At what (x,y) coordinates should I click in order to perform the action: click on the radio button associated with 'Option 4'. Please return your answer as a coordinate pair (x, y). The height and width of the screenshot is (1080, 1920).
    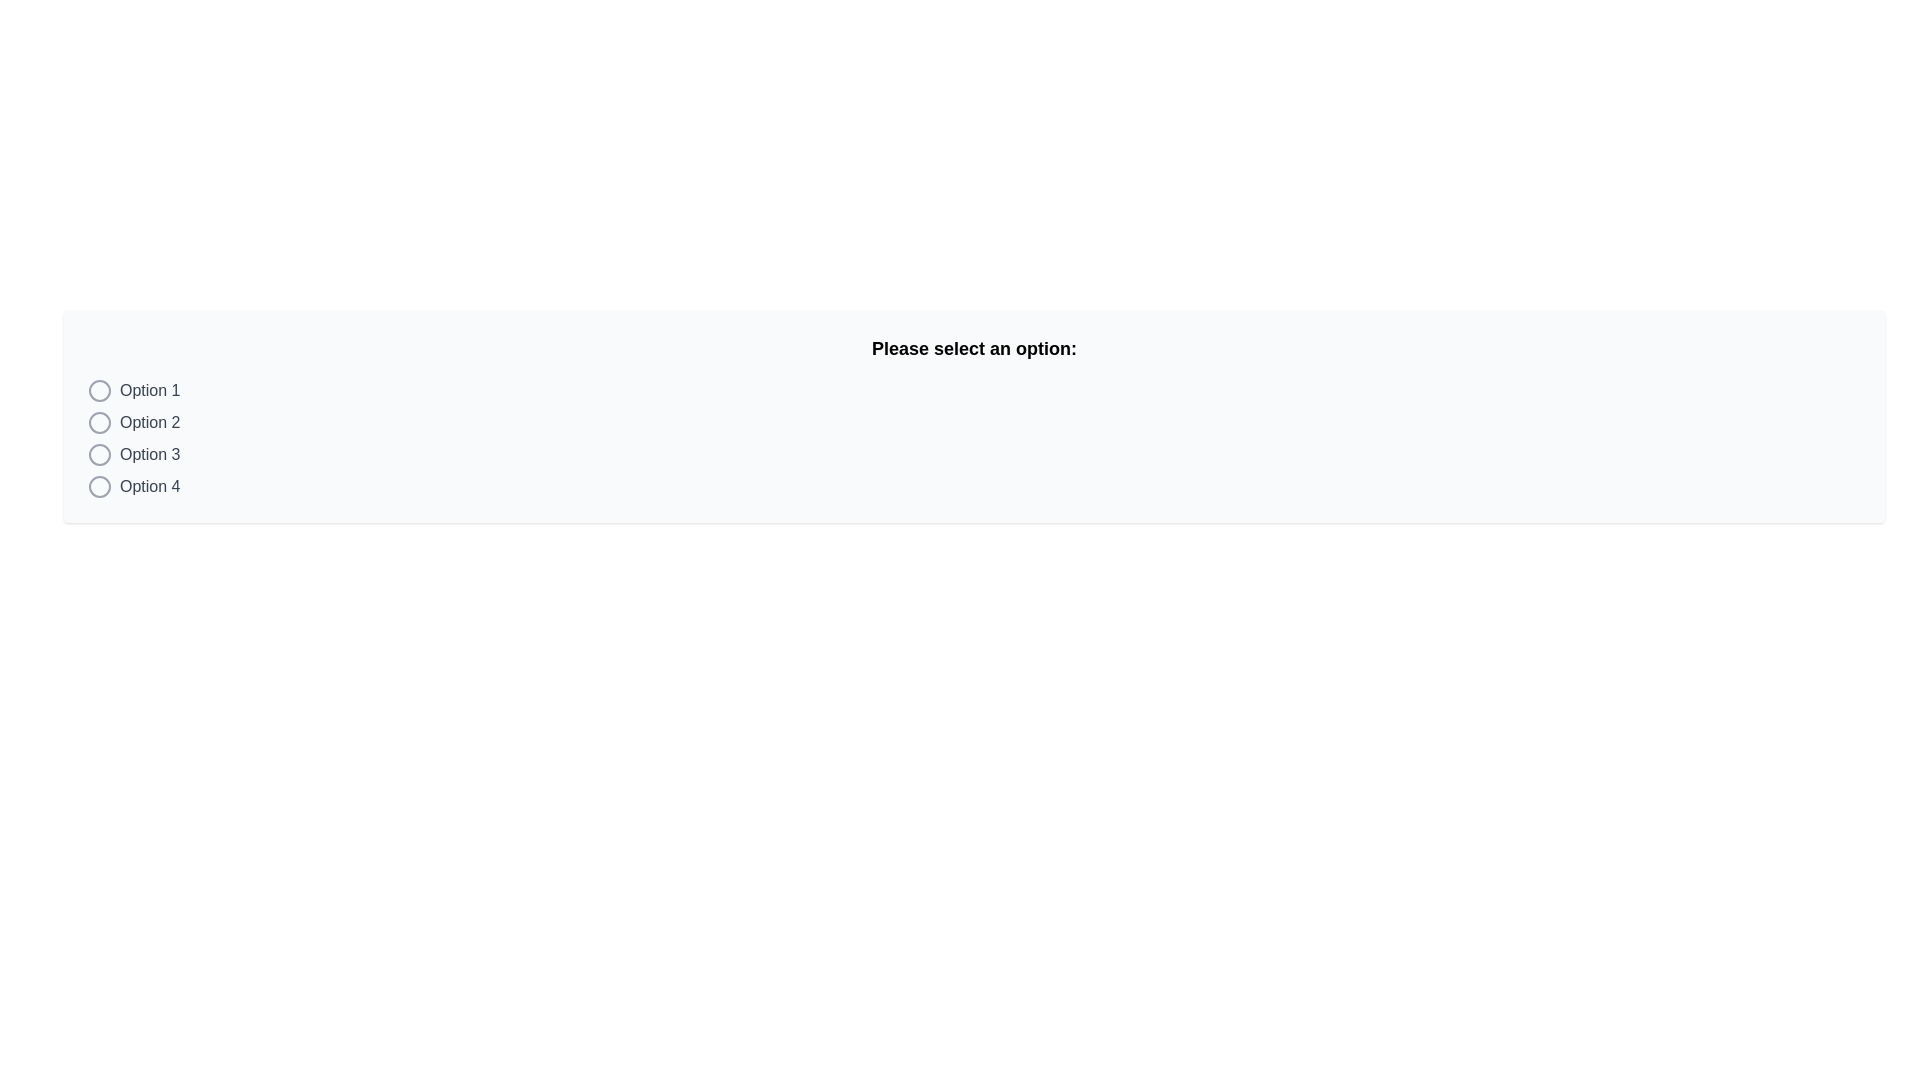
    Looking at the image, I should click on (99, 486).